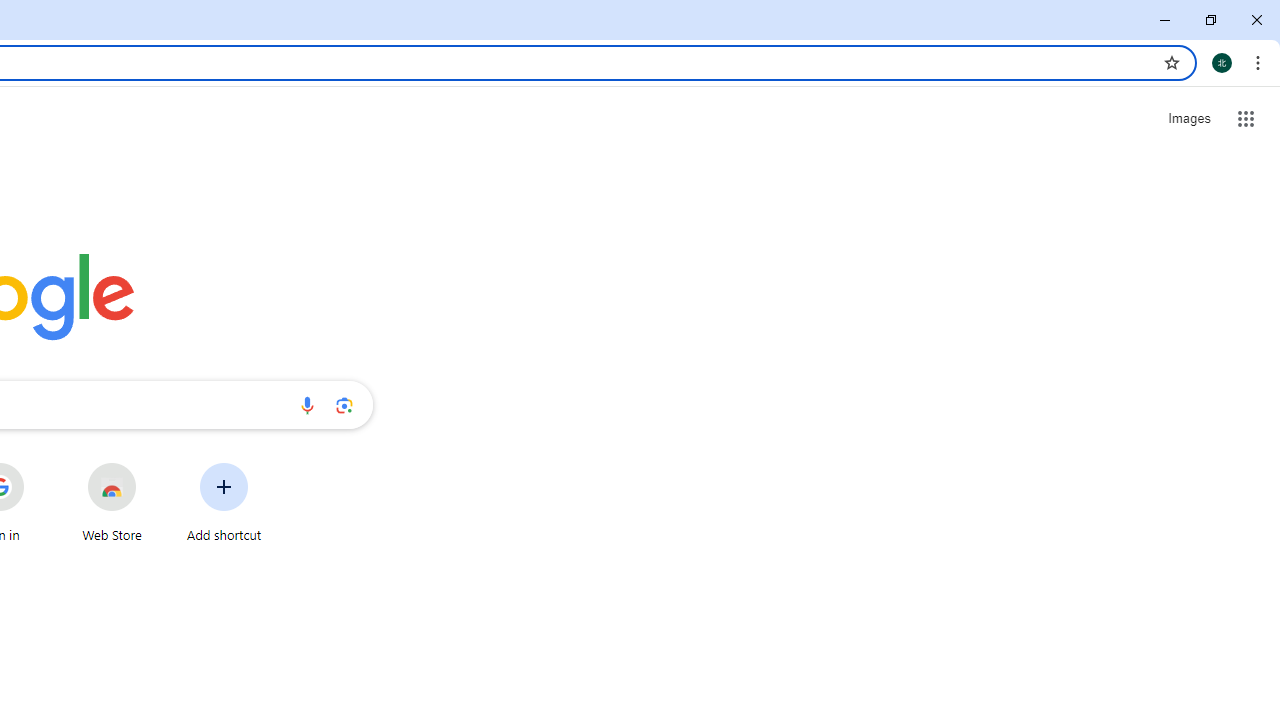 The width and height of the screenshot is (1280, 720). I want to click on 'Restore', so click(1209, 20).